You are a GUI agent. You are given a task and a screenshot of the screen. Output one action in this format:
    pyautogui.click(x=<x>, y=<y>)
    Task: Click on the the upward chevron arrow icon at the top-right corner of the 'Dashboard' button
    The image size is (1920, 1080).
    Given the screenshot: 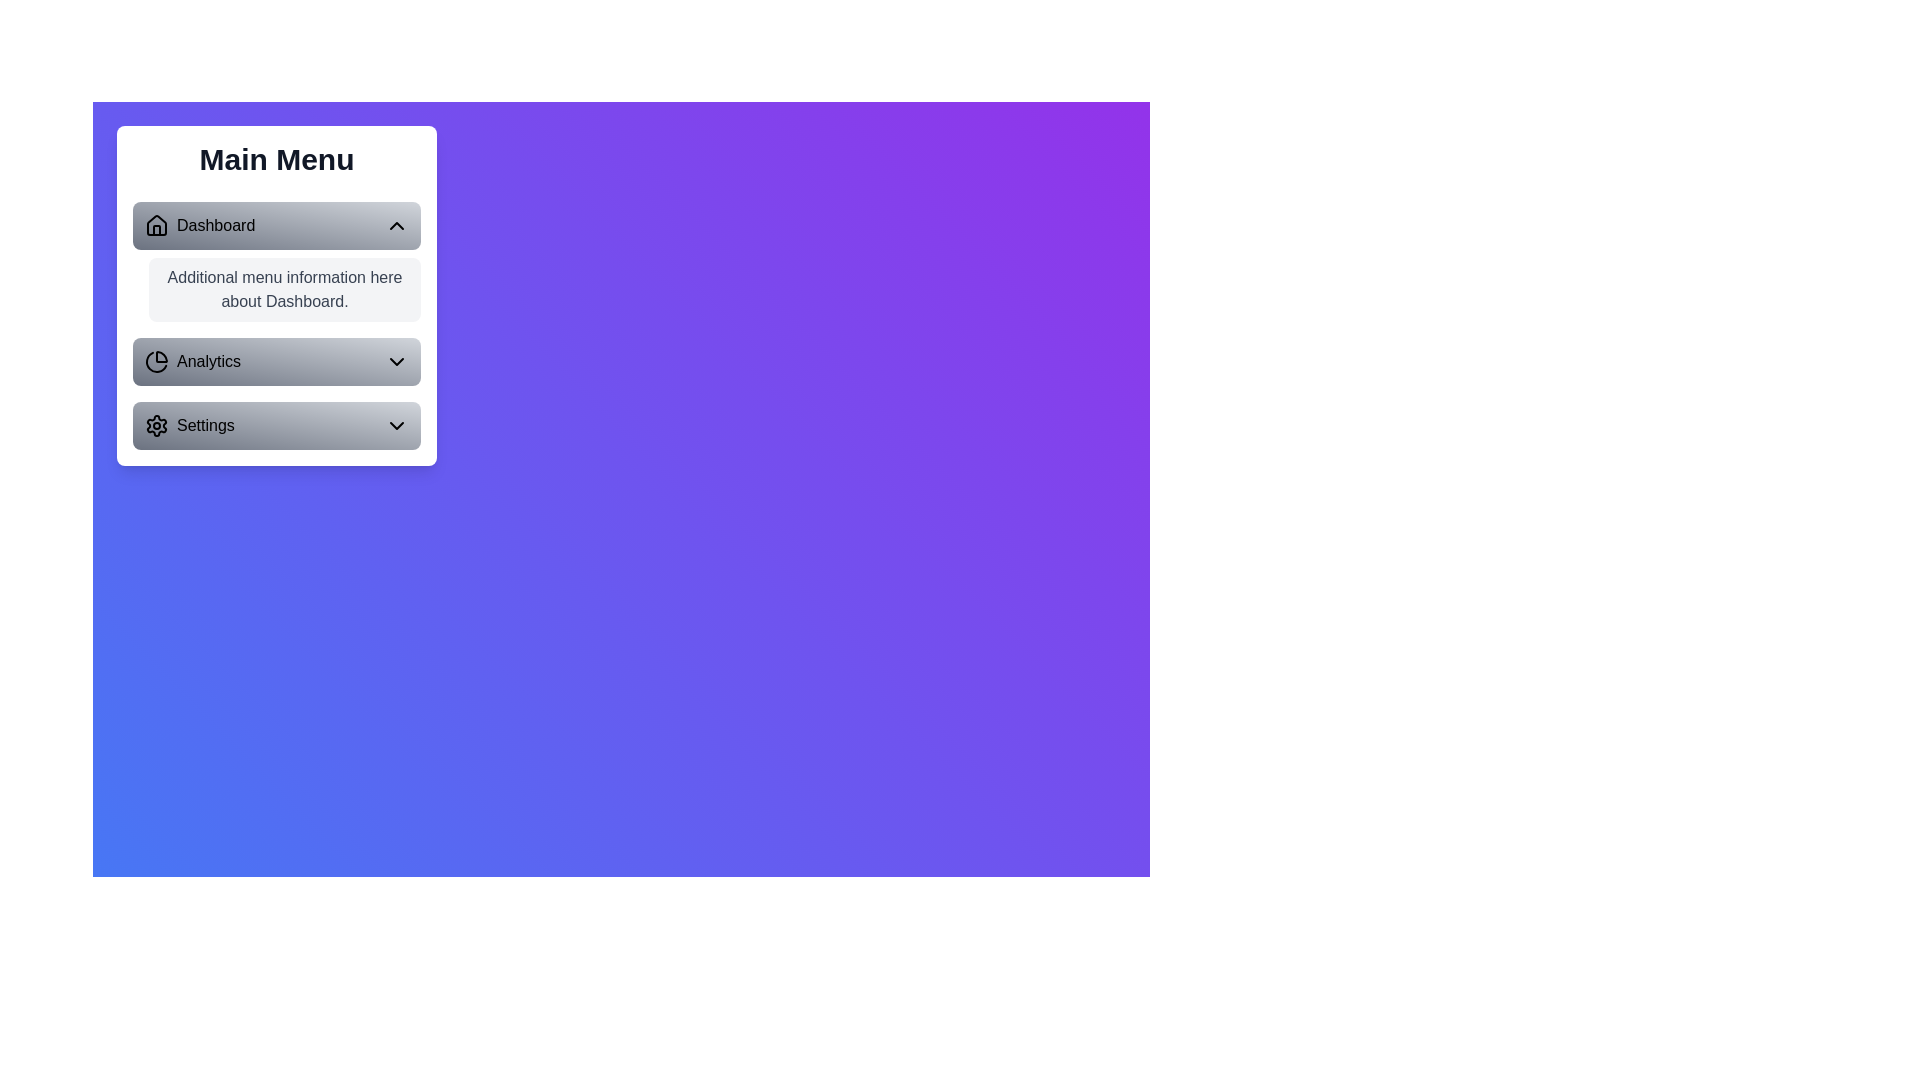 What is the action you would take?
    pyautogui.click(x=397, y=225)
    